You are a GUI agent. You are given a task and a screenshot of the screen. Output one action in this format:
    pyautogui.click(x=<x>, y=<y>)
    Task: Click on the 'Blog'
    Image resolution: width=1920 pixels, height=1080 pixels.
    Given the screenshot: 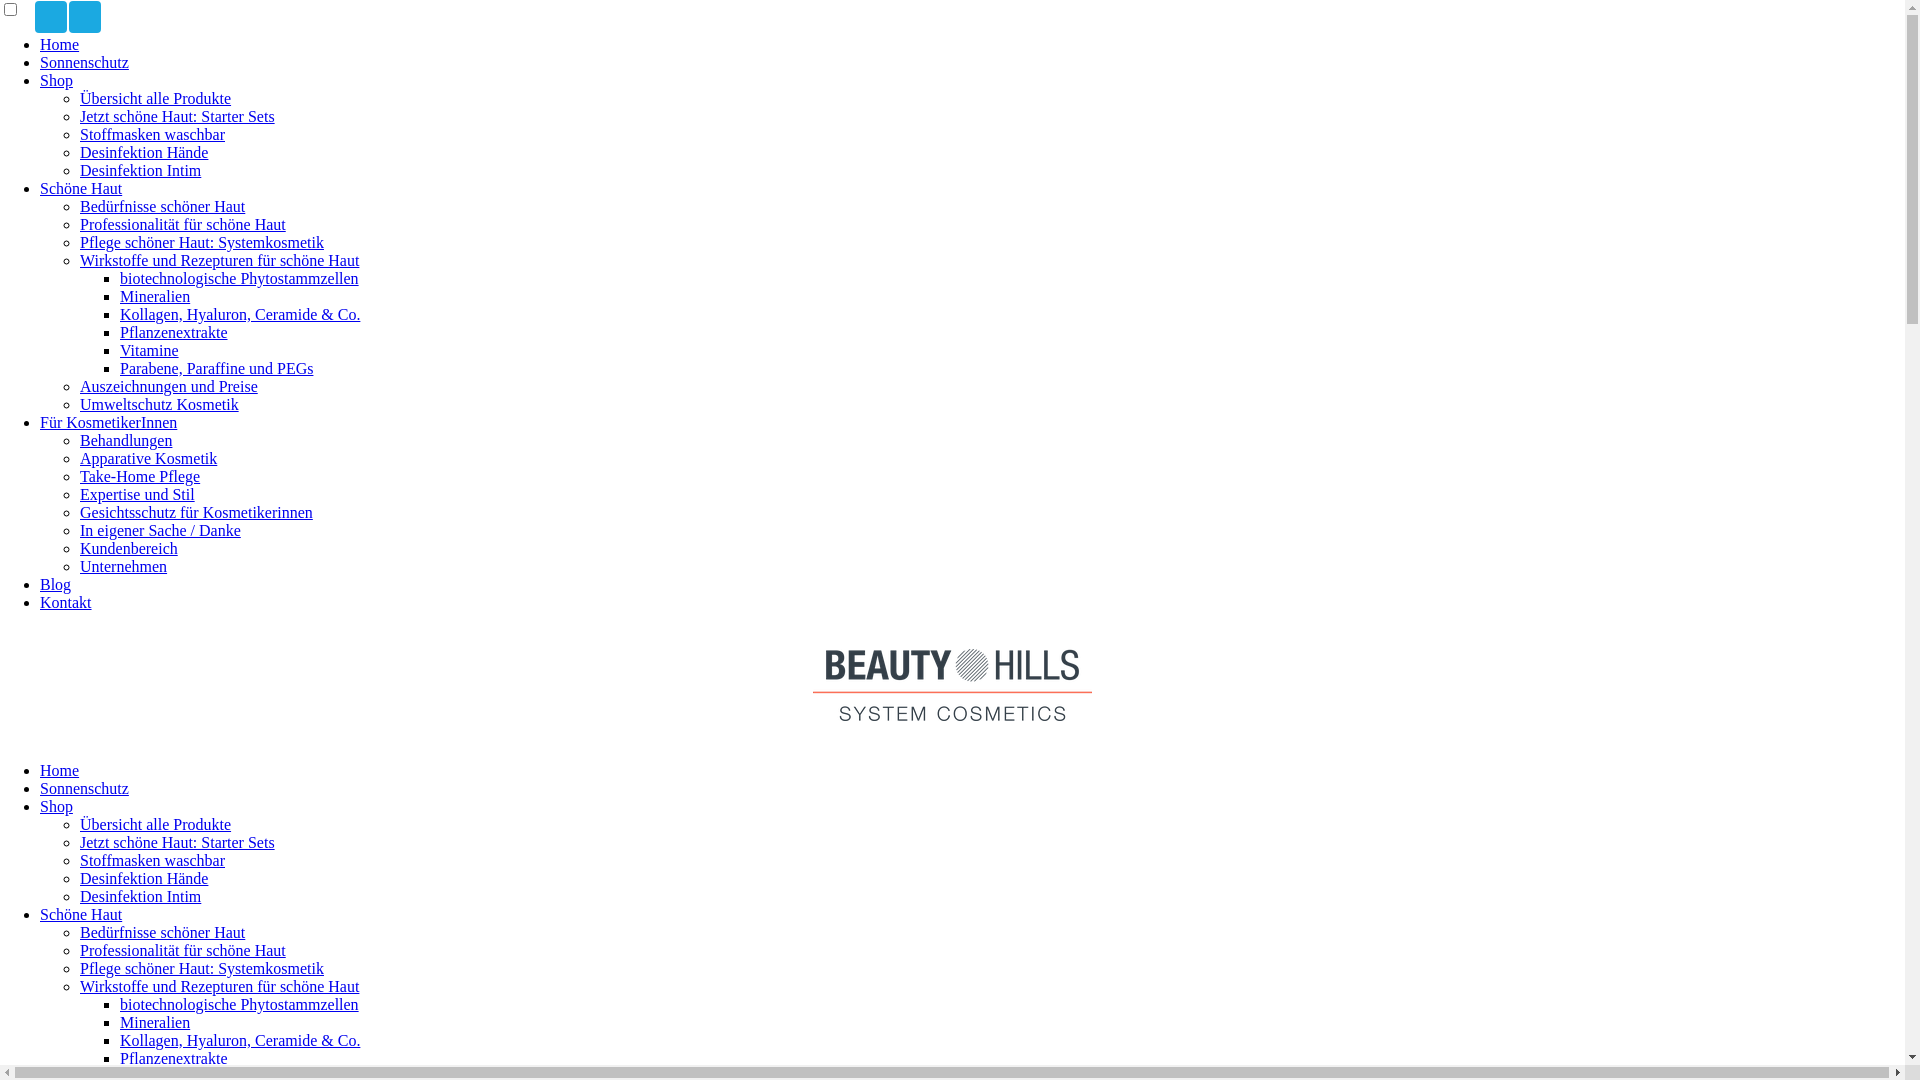 What is the action you would take?
    pyautogui.click(x=55, y=584)
    